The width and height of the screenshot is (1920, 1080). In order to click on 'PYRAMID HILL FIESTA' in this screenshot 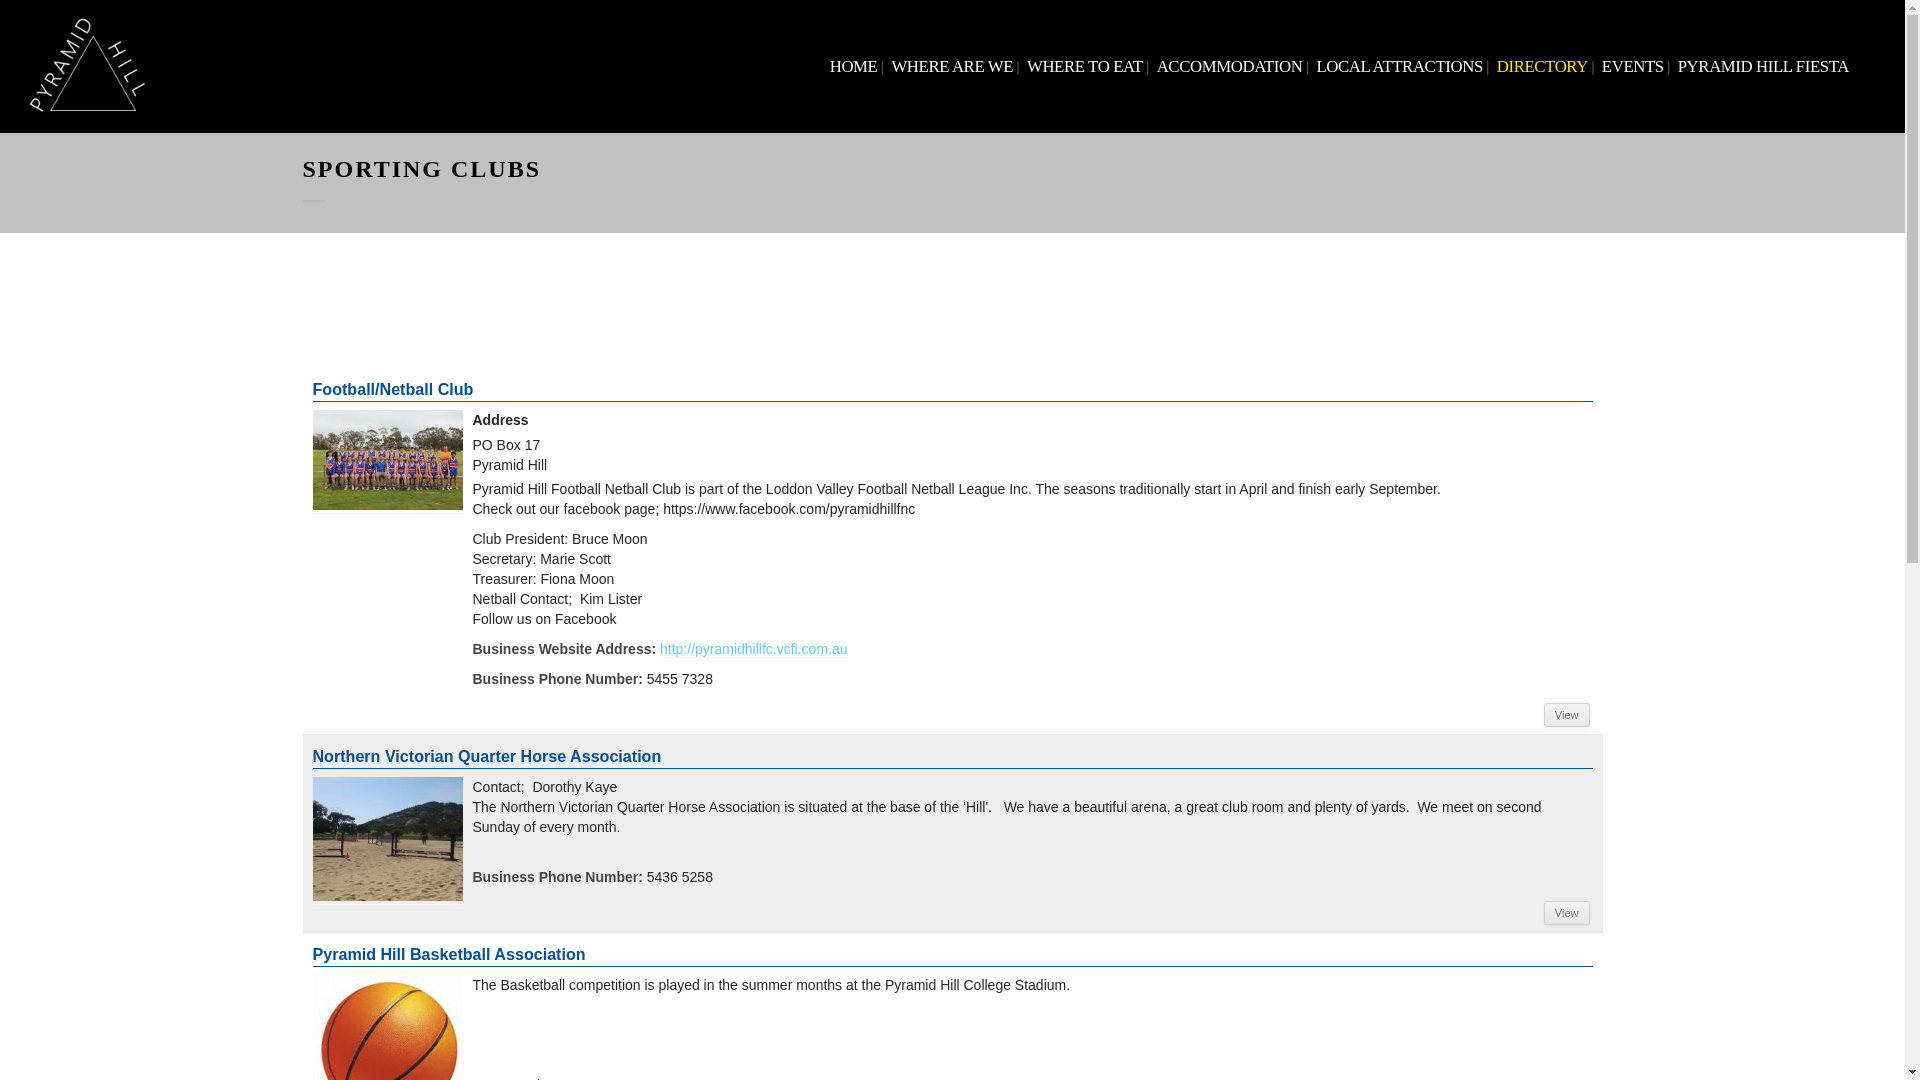, I will do `click(1673, 65)`.